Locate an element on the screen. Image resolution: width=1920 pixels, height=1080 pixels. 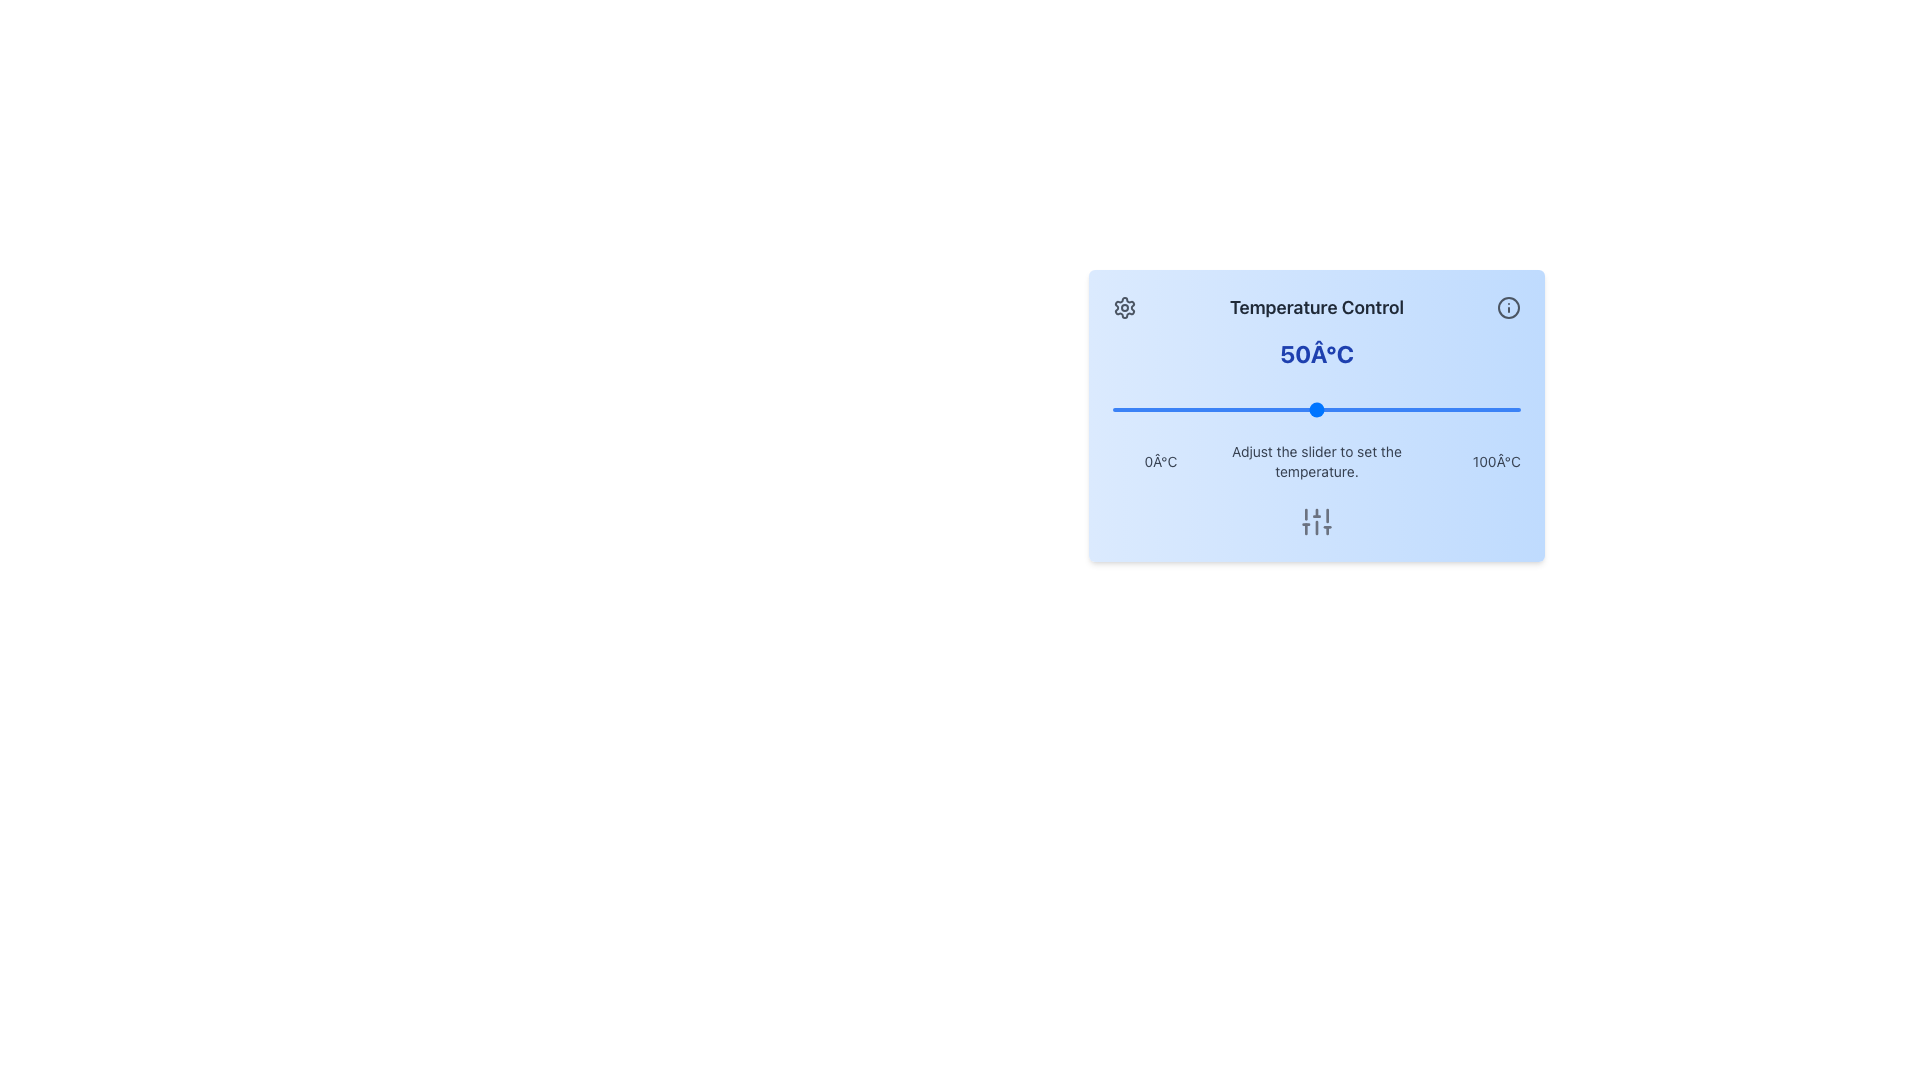
temperature is located at coordinates (1213, 408).